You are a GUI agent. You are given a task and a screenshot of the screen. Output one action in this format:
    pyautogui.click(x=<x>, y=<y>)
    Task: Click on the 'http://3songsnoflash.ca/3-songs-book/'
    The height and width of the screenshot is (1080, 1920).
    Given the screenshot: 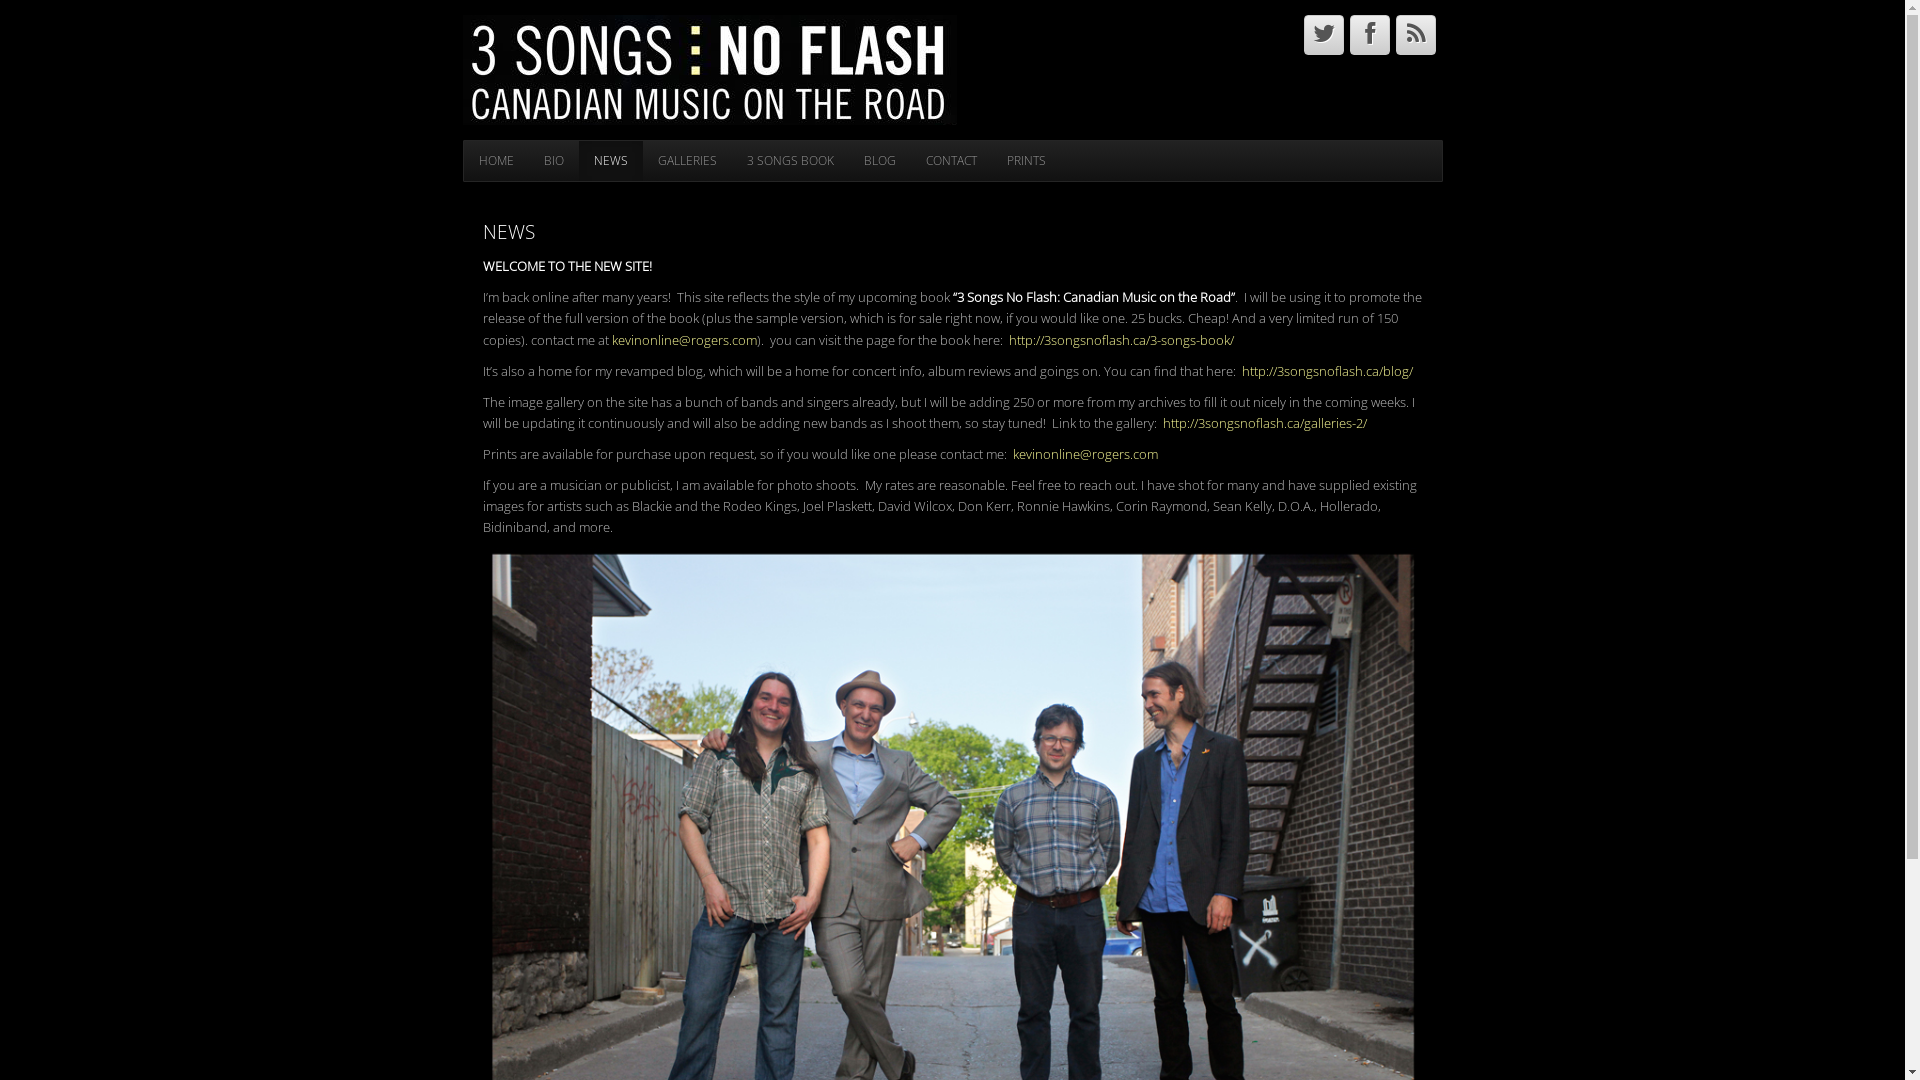 What is the action you would take?
    pyautogui.click(x=1120, y=338)
    